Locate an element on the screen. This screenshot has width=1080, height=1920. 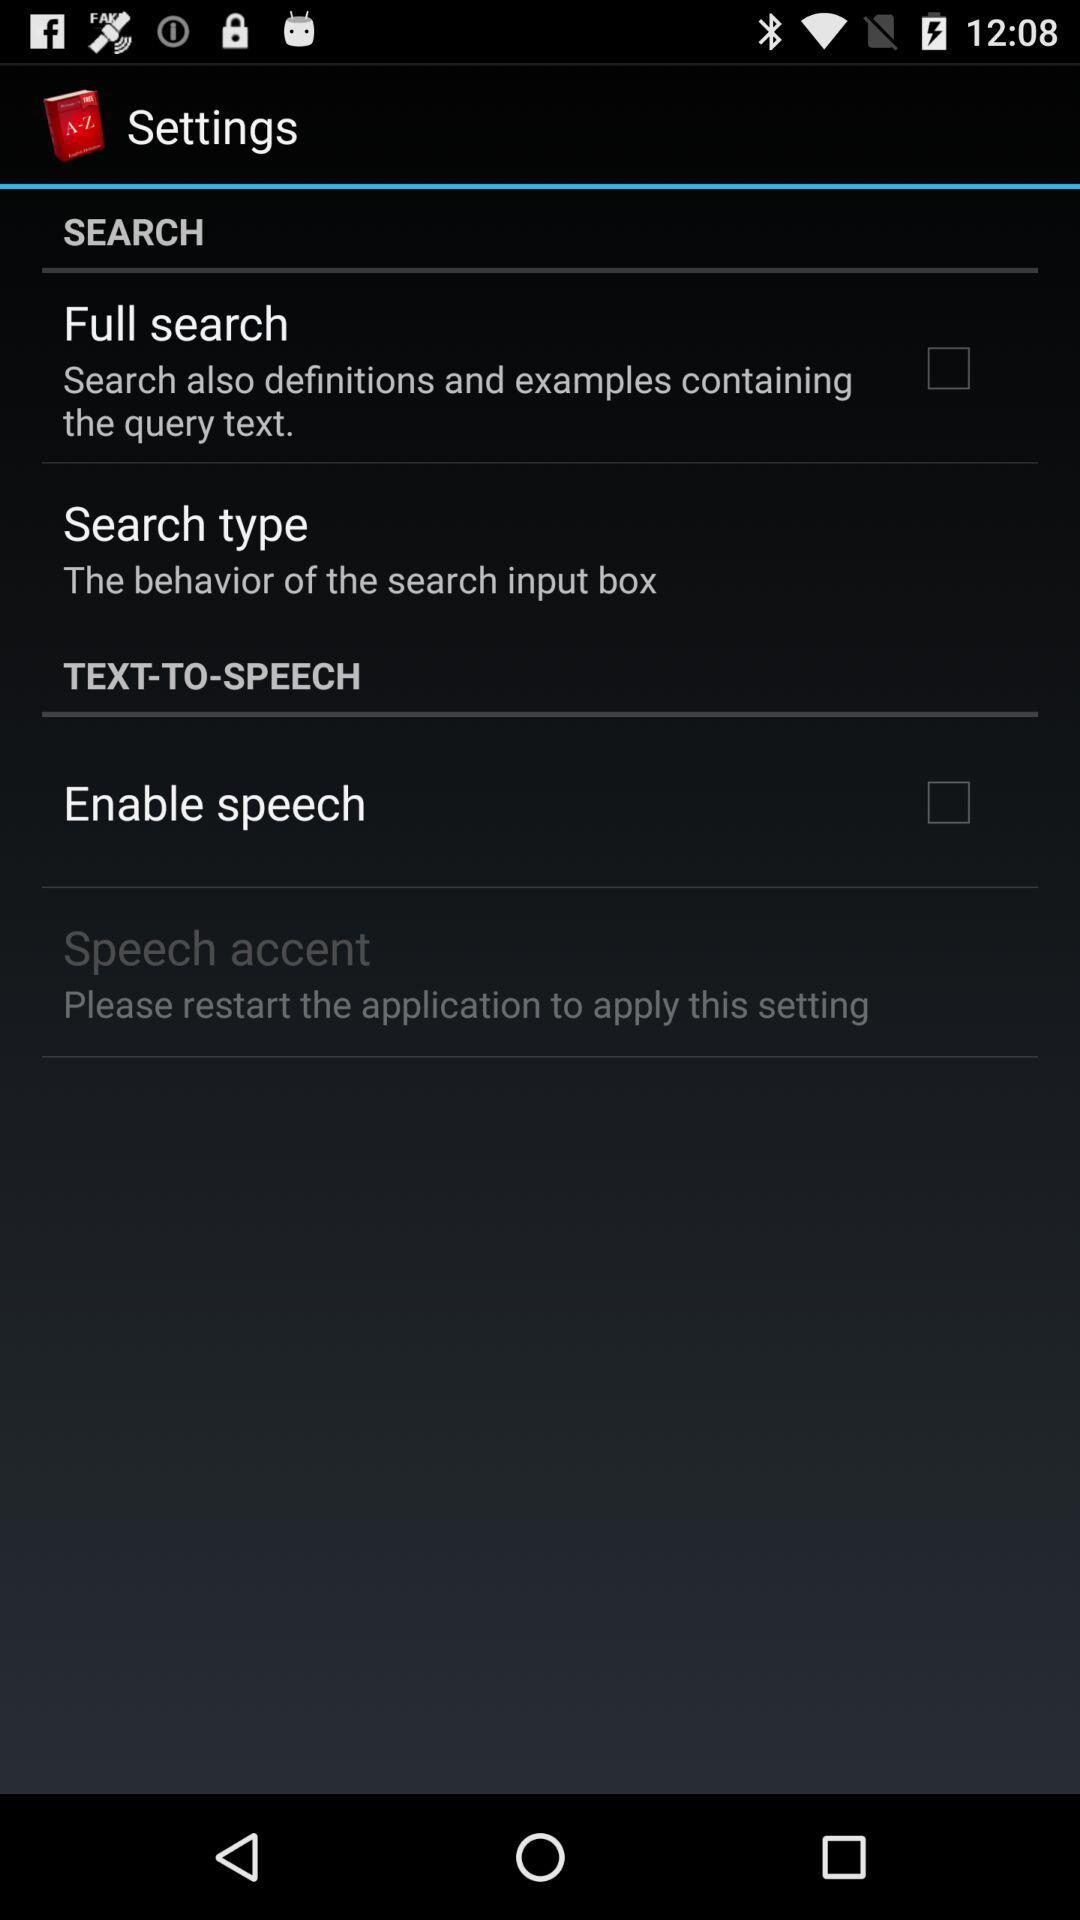
the search also definitions item is located at coordinates (463, 400).